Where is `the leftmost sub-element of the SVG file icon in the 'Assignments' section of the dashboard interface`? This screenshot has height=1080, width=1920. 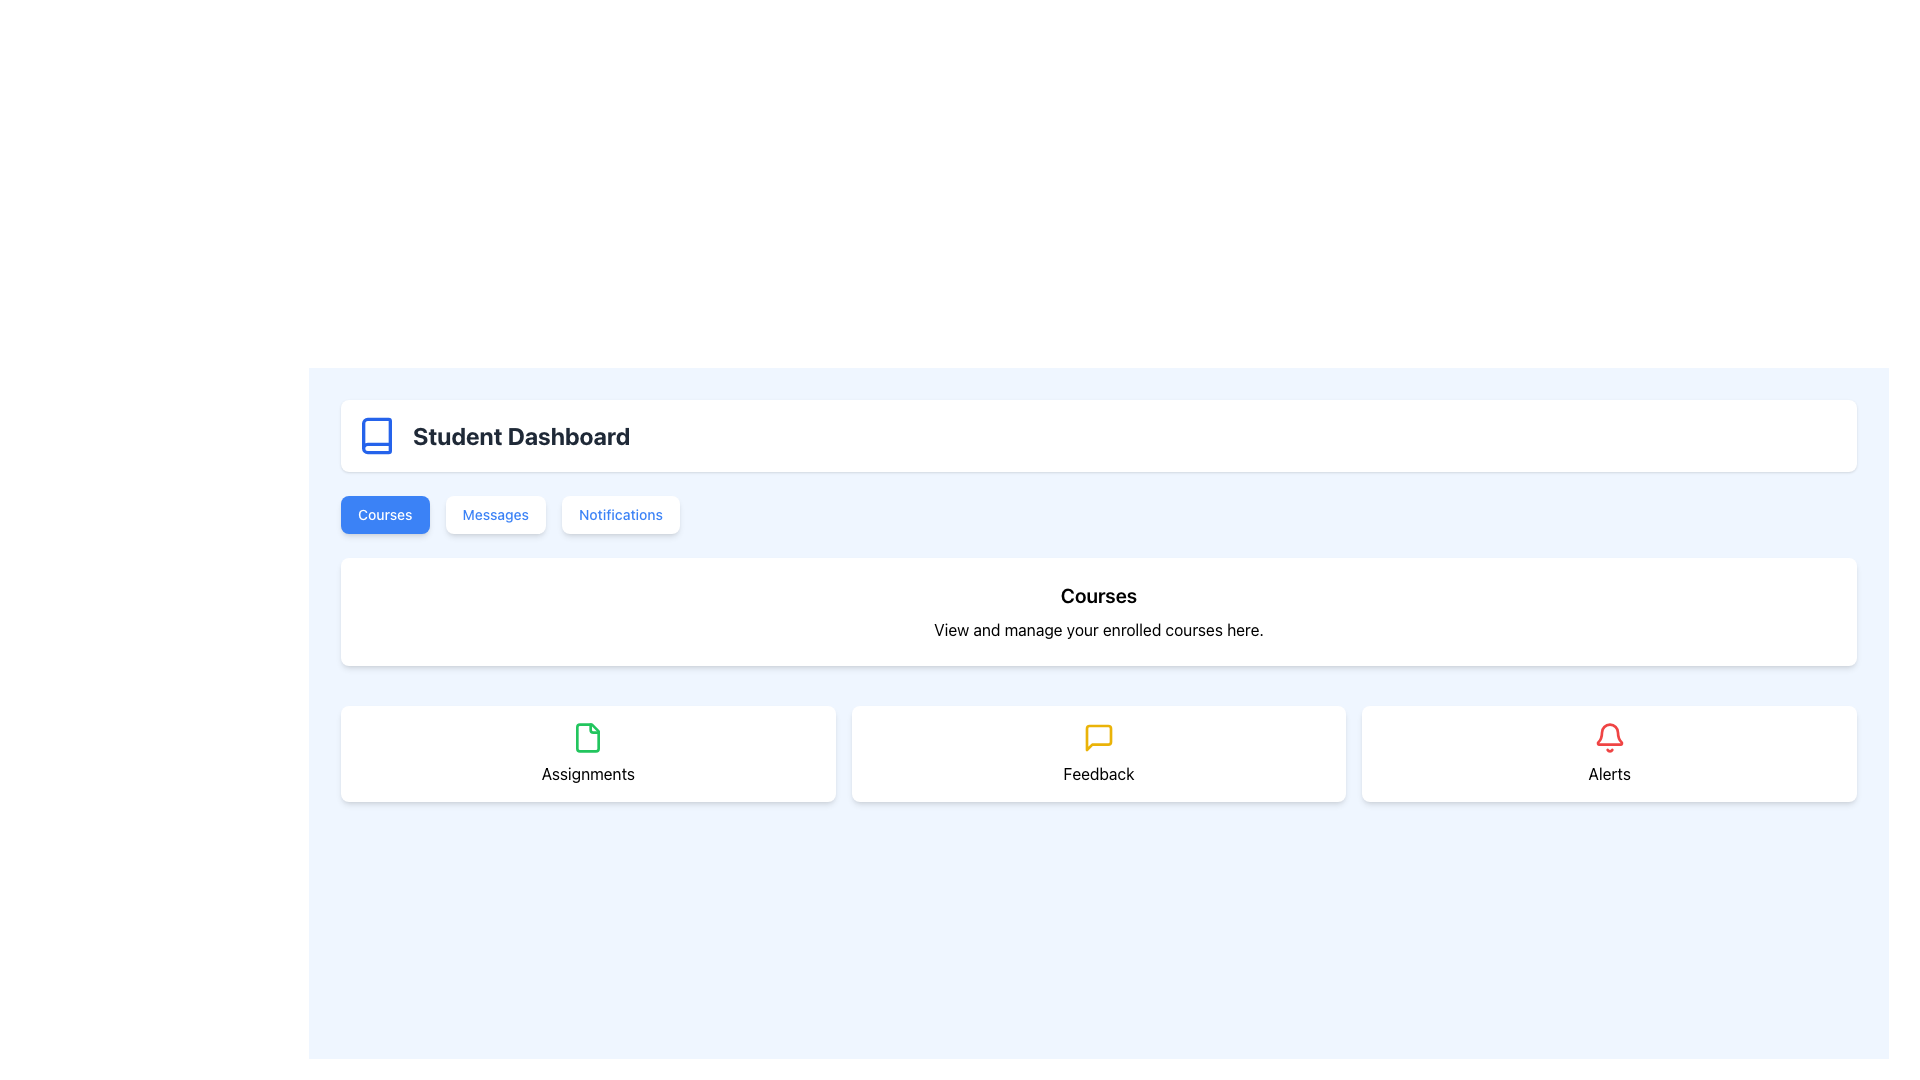 the leftmost sub-element of the SVG file icon in the 'Assignments' section of the dashboard interface is located at coordinates (587, 737).